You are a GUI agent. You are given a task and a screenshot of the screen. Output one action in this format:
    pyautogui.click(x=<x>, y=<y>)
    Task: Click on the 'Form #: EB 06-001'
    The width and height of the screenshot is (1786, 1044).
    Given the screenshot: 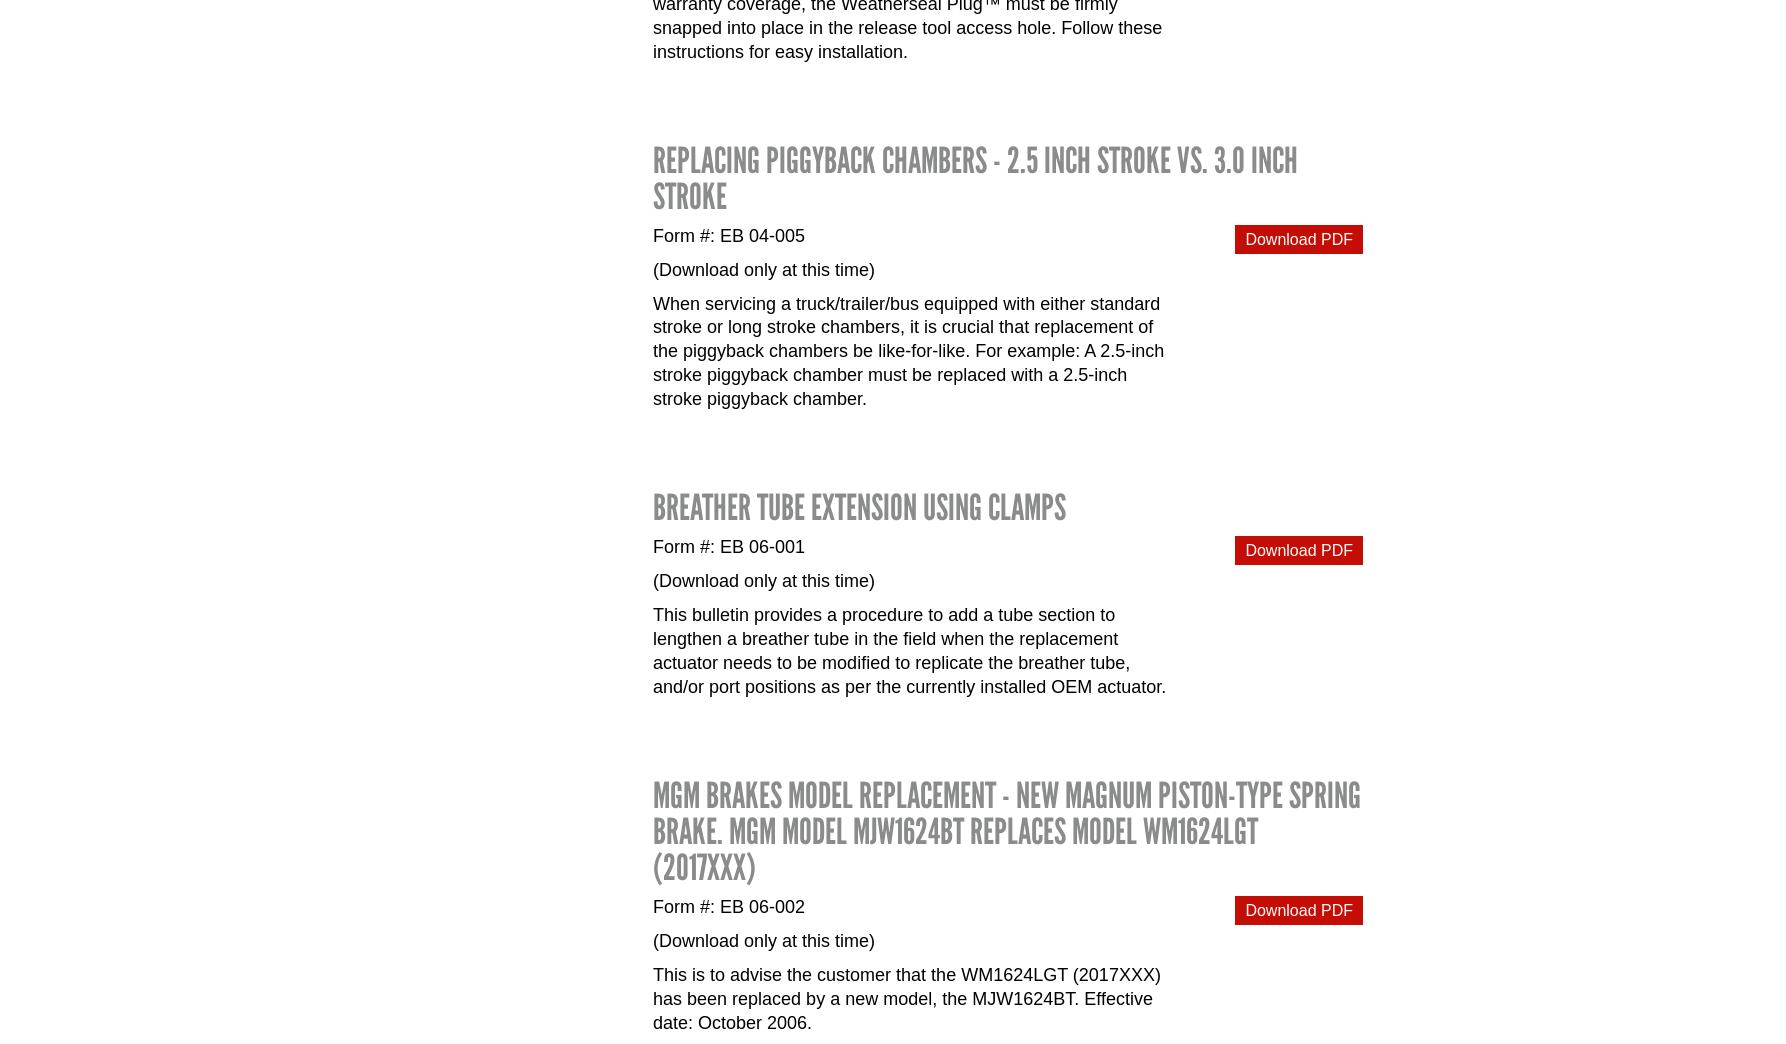 What is the action you would take?
    pyautogui.click(x=652, y=545)
    